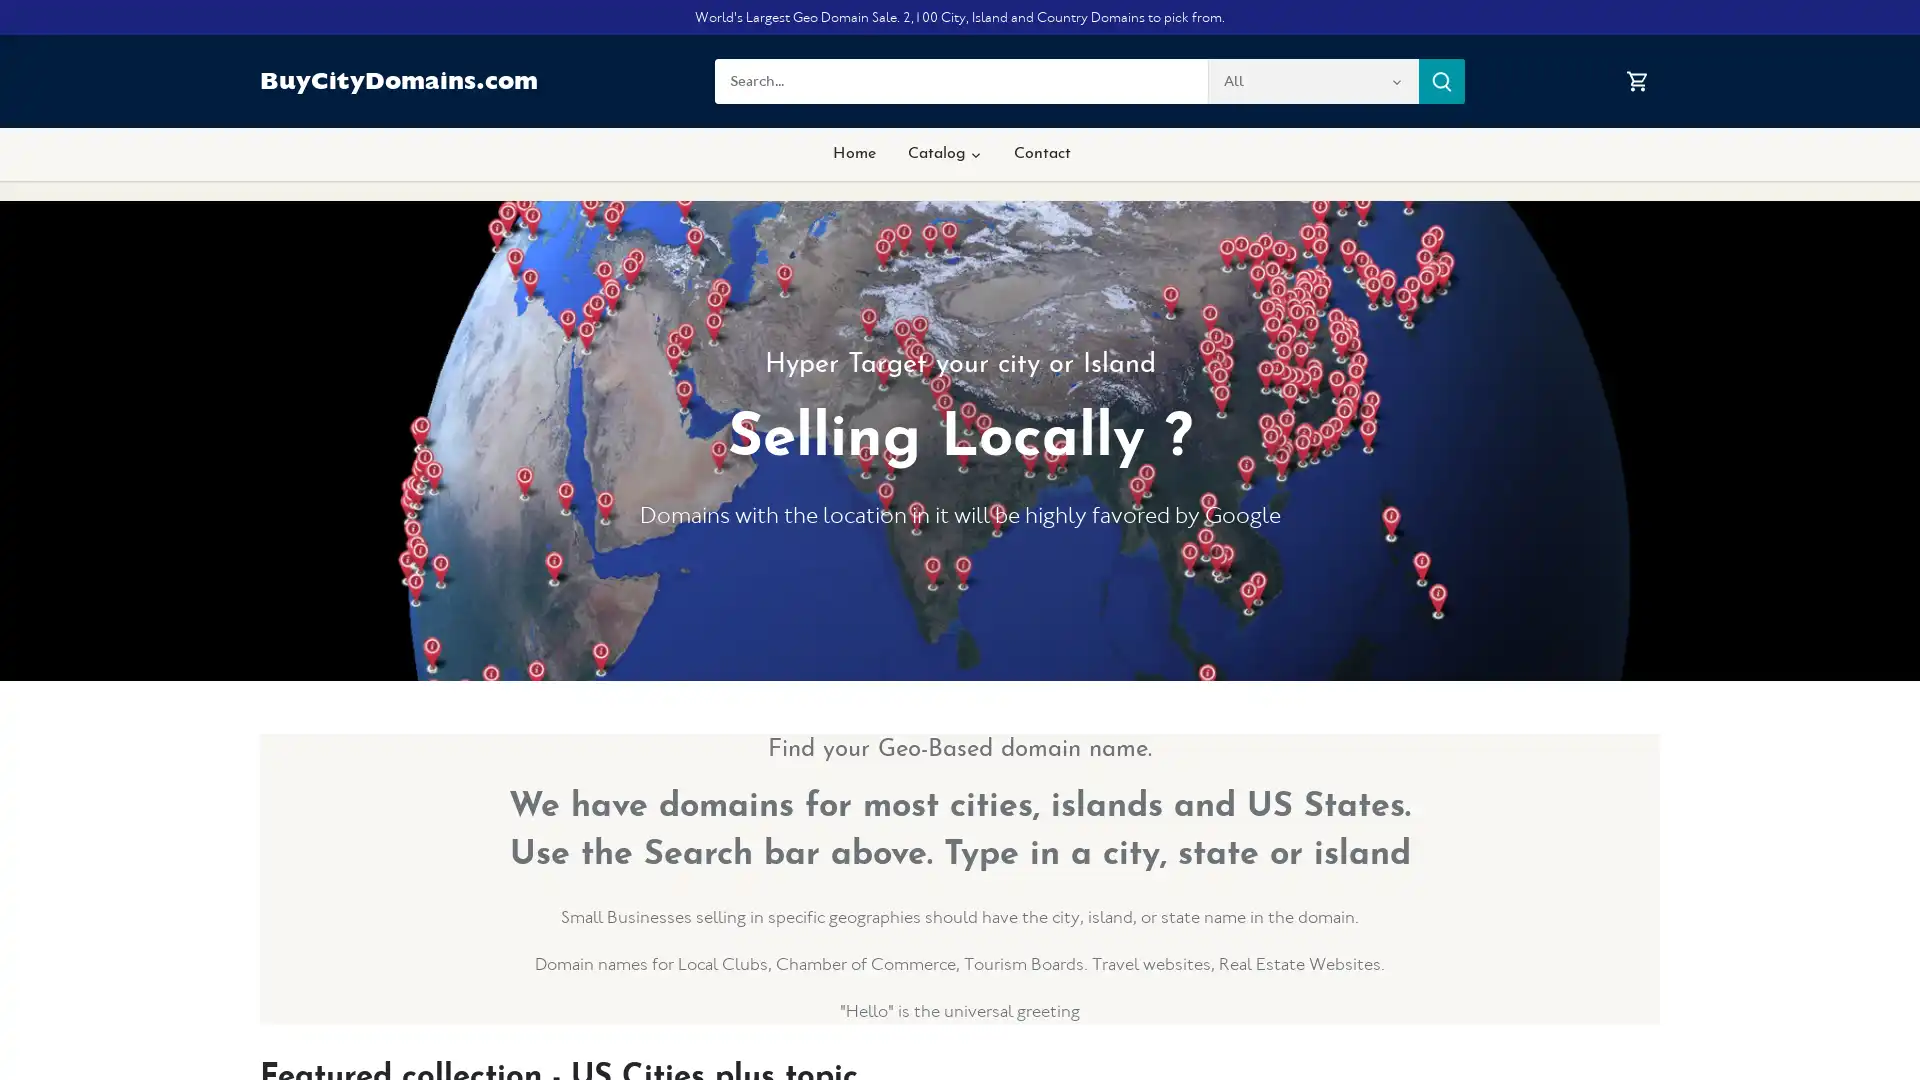 Image resolution: width=1920 pixels, height=1080 pixels. I want to click on Submit, so click(1440, 80).